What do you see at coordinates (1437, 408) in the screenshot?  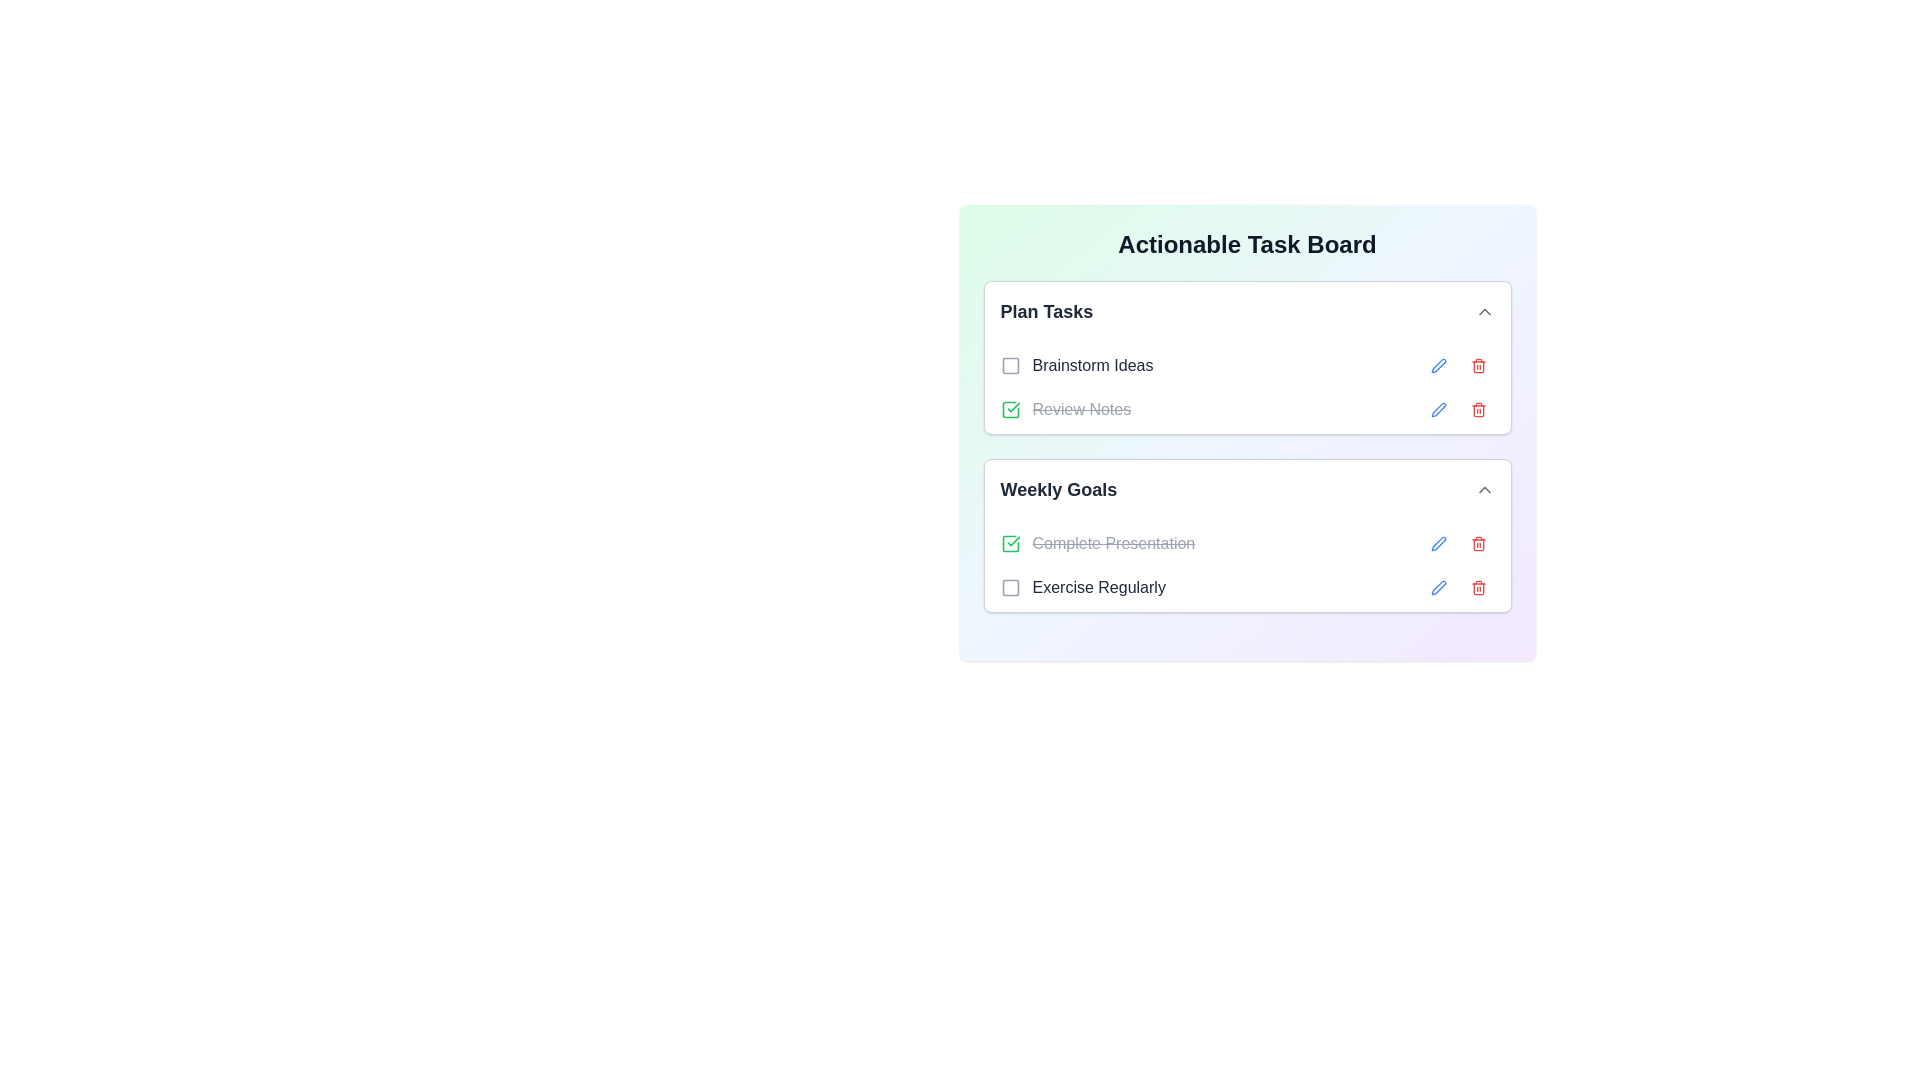 I see `the edit icon located to the far right of the 'Review Notes' list item in the 'Plan Tasks' section` at bounding box center [1437, 408].